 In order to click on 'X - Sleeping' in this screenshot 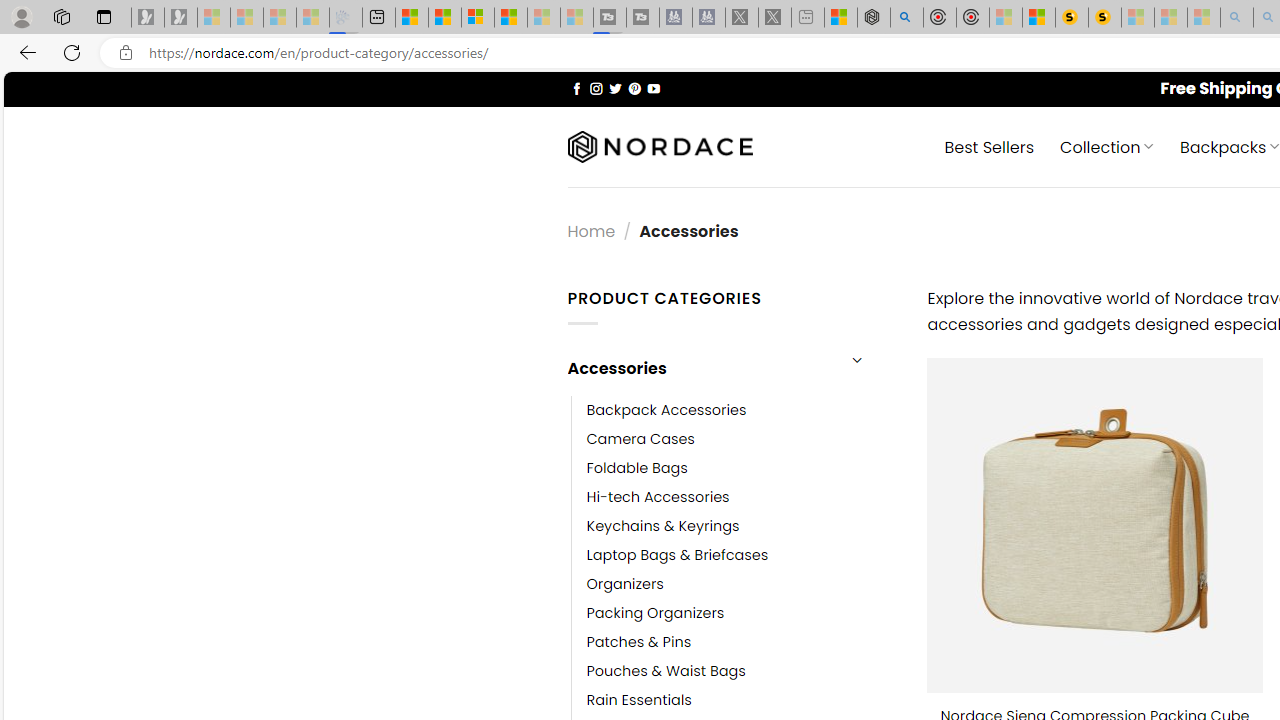, I will do `click(774, 17)`.